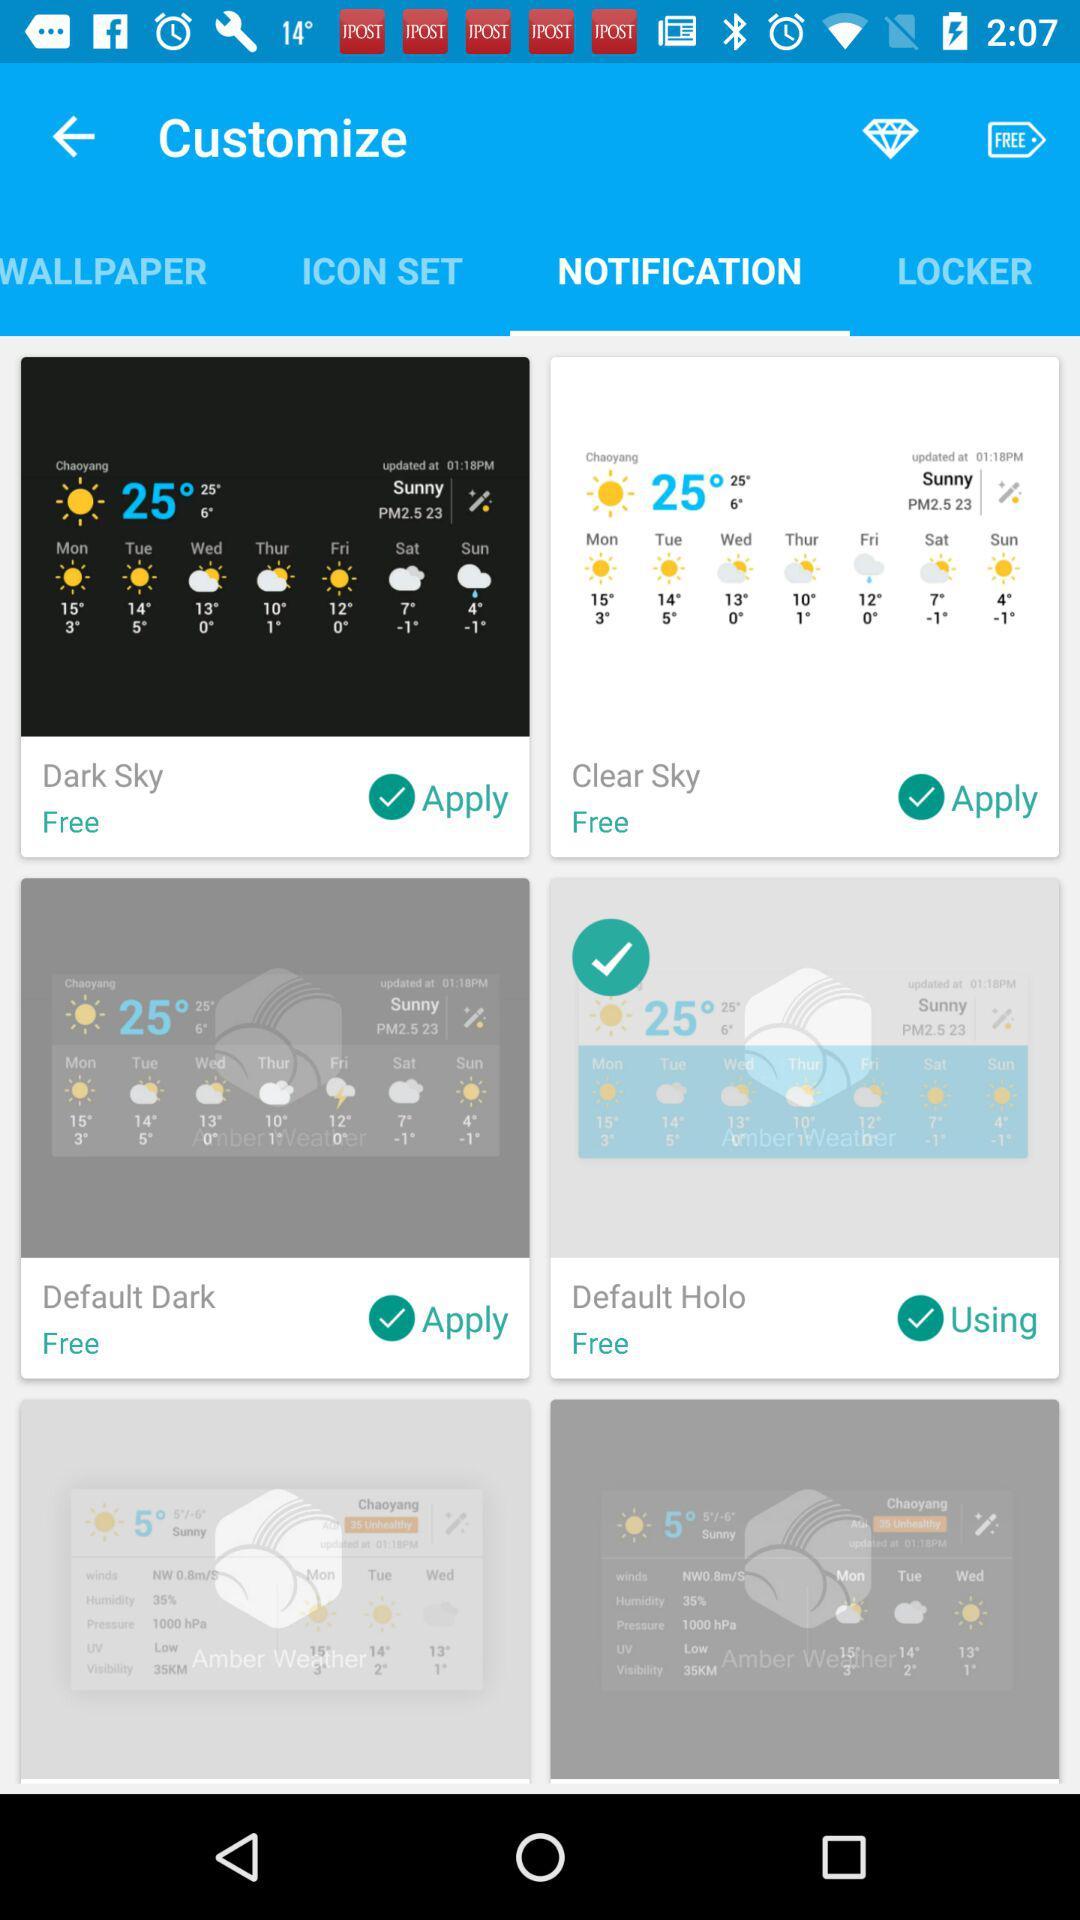 This screenshot has height=1920, width=1080. Describe the element at coordinates (437, 795) in the screenshot. I see `apply right to dark sky` at that location.